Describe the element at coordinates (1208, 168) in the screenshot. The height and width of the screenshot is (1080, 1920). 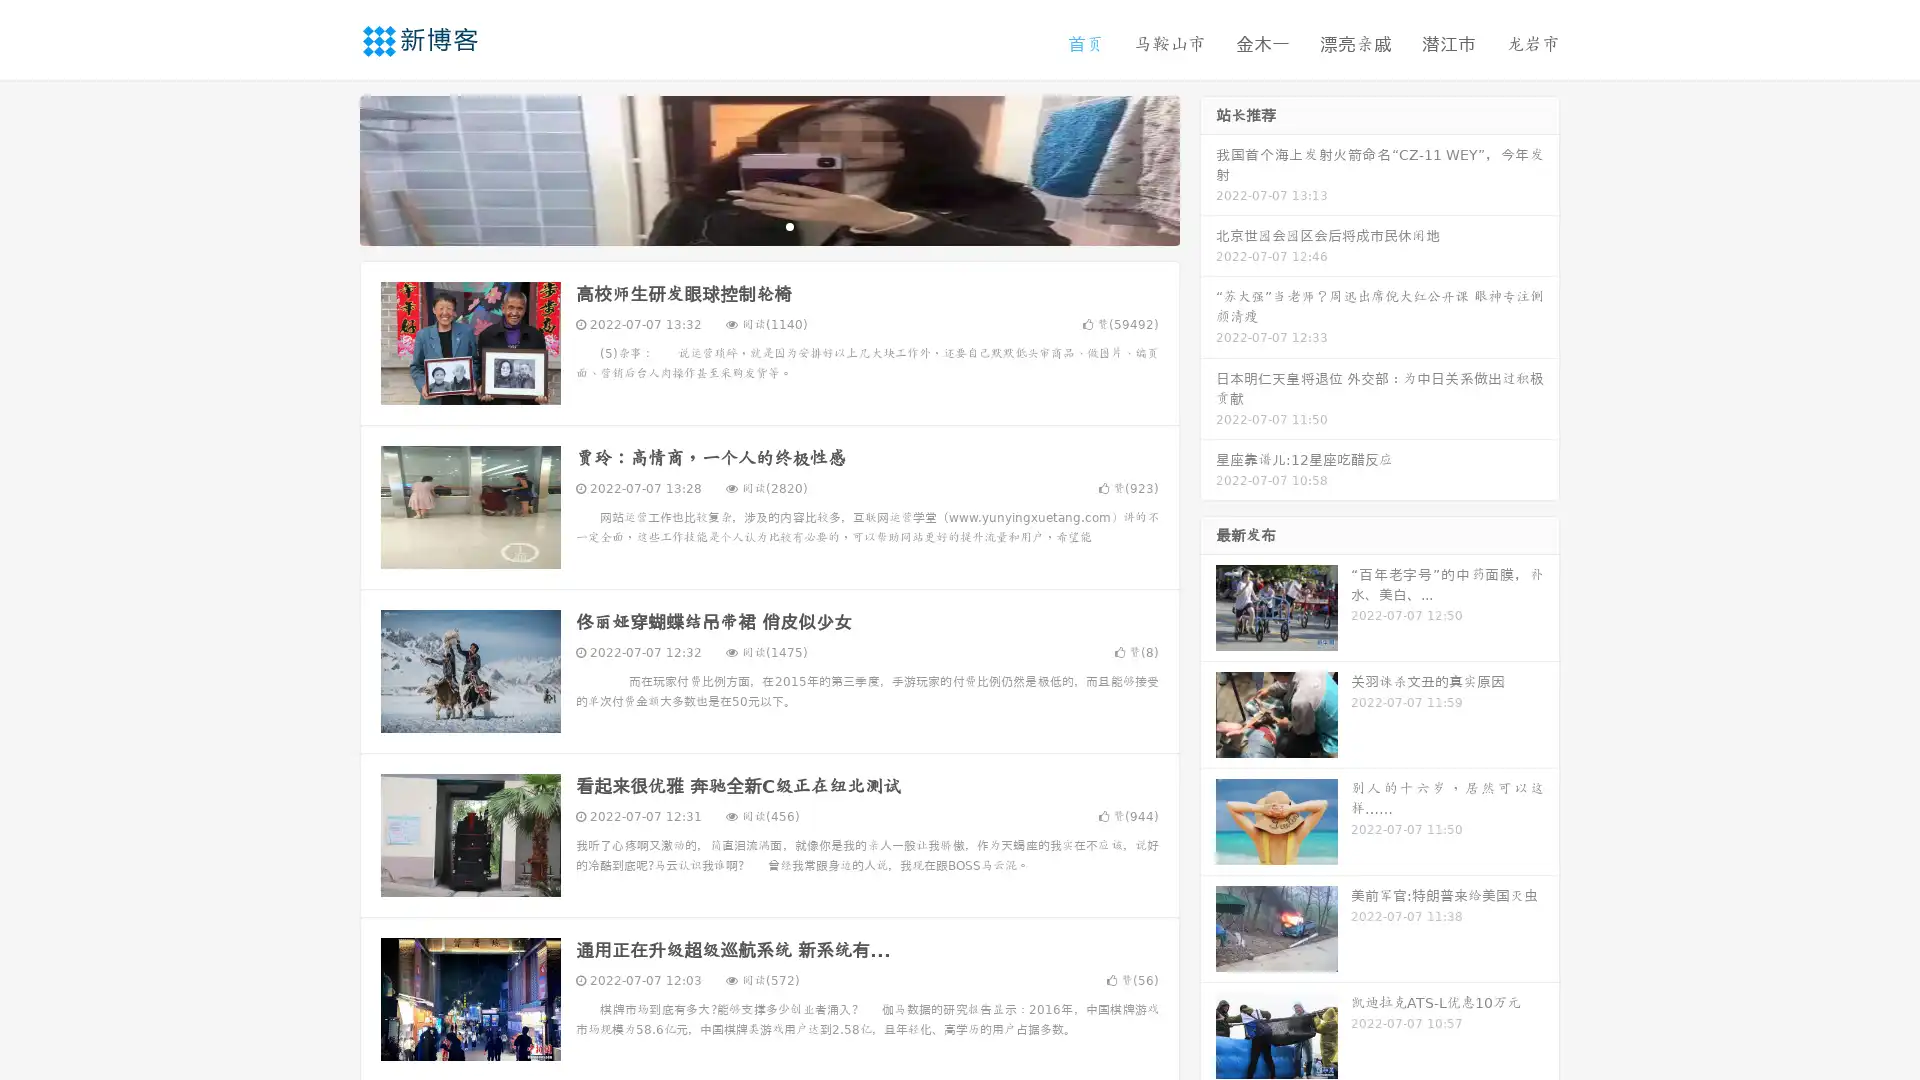
I see `Next slide` at that location.